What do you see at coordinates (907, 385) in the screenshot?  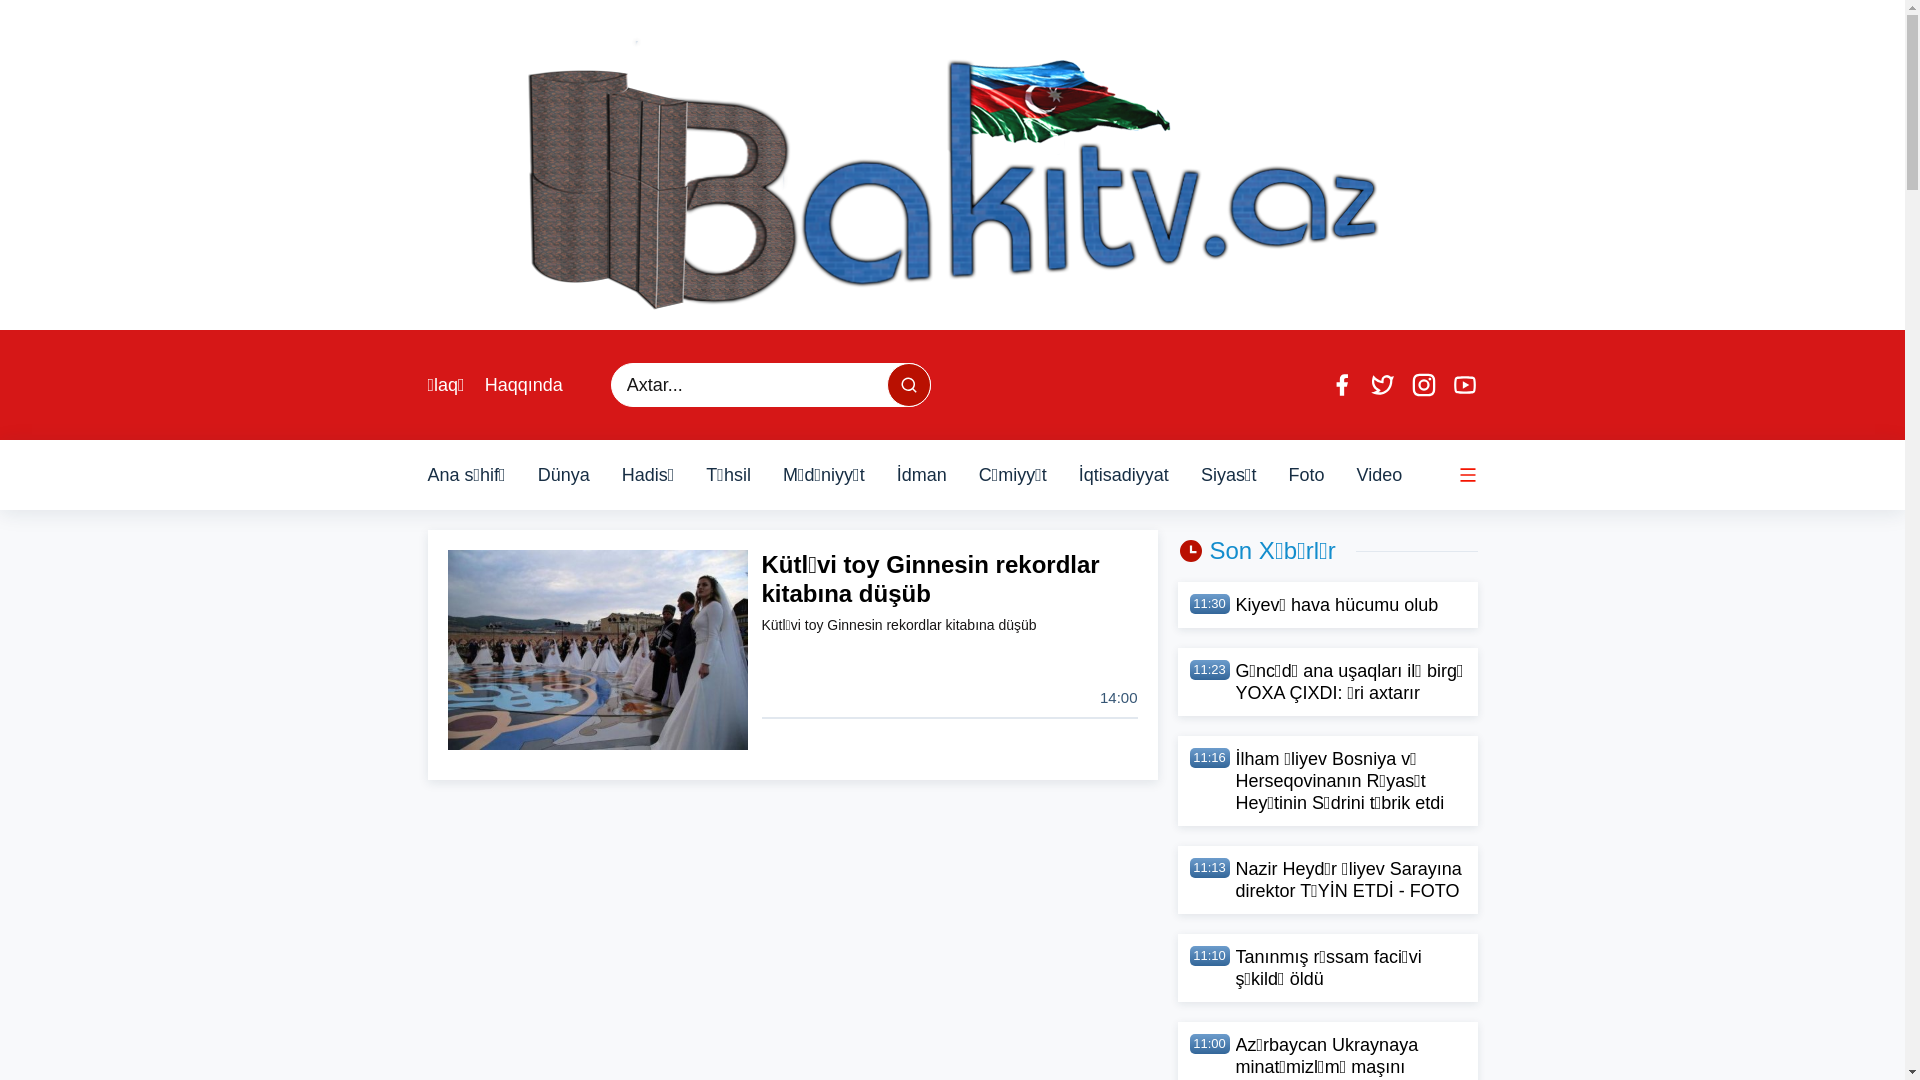 I see `'Axtar...'` at bounding box center [907, 385].